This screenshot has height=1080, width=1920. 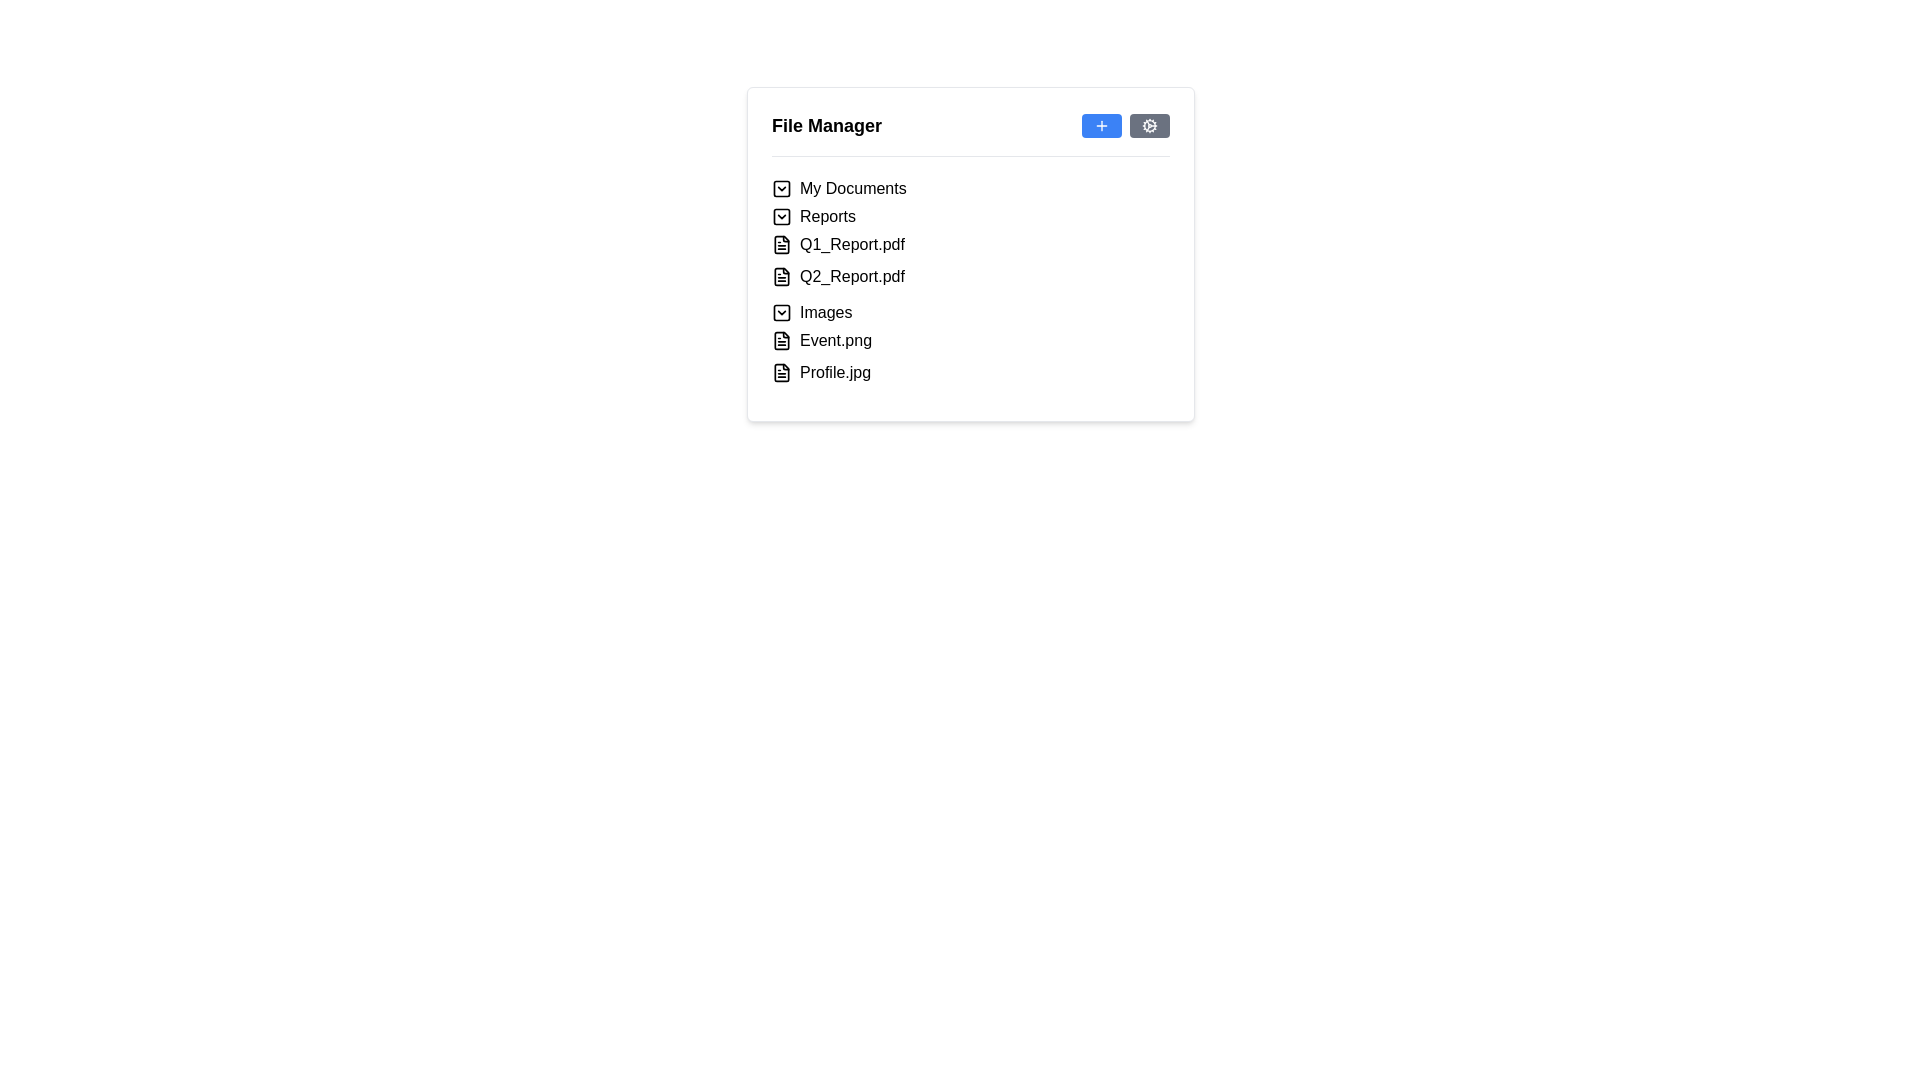 What do you see at coordinates (781, 244) in the screenshot?
I see `the file document icon representing 'Q1_Report.pdf'` at bounding box center [781, 244].